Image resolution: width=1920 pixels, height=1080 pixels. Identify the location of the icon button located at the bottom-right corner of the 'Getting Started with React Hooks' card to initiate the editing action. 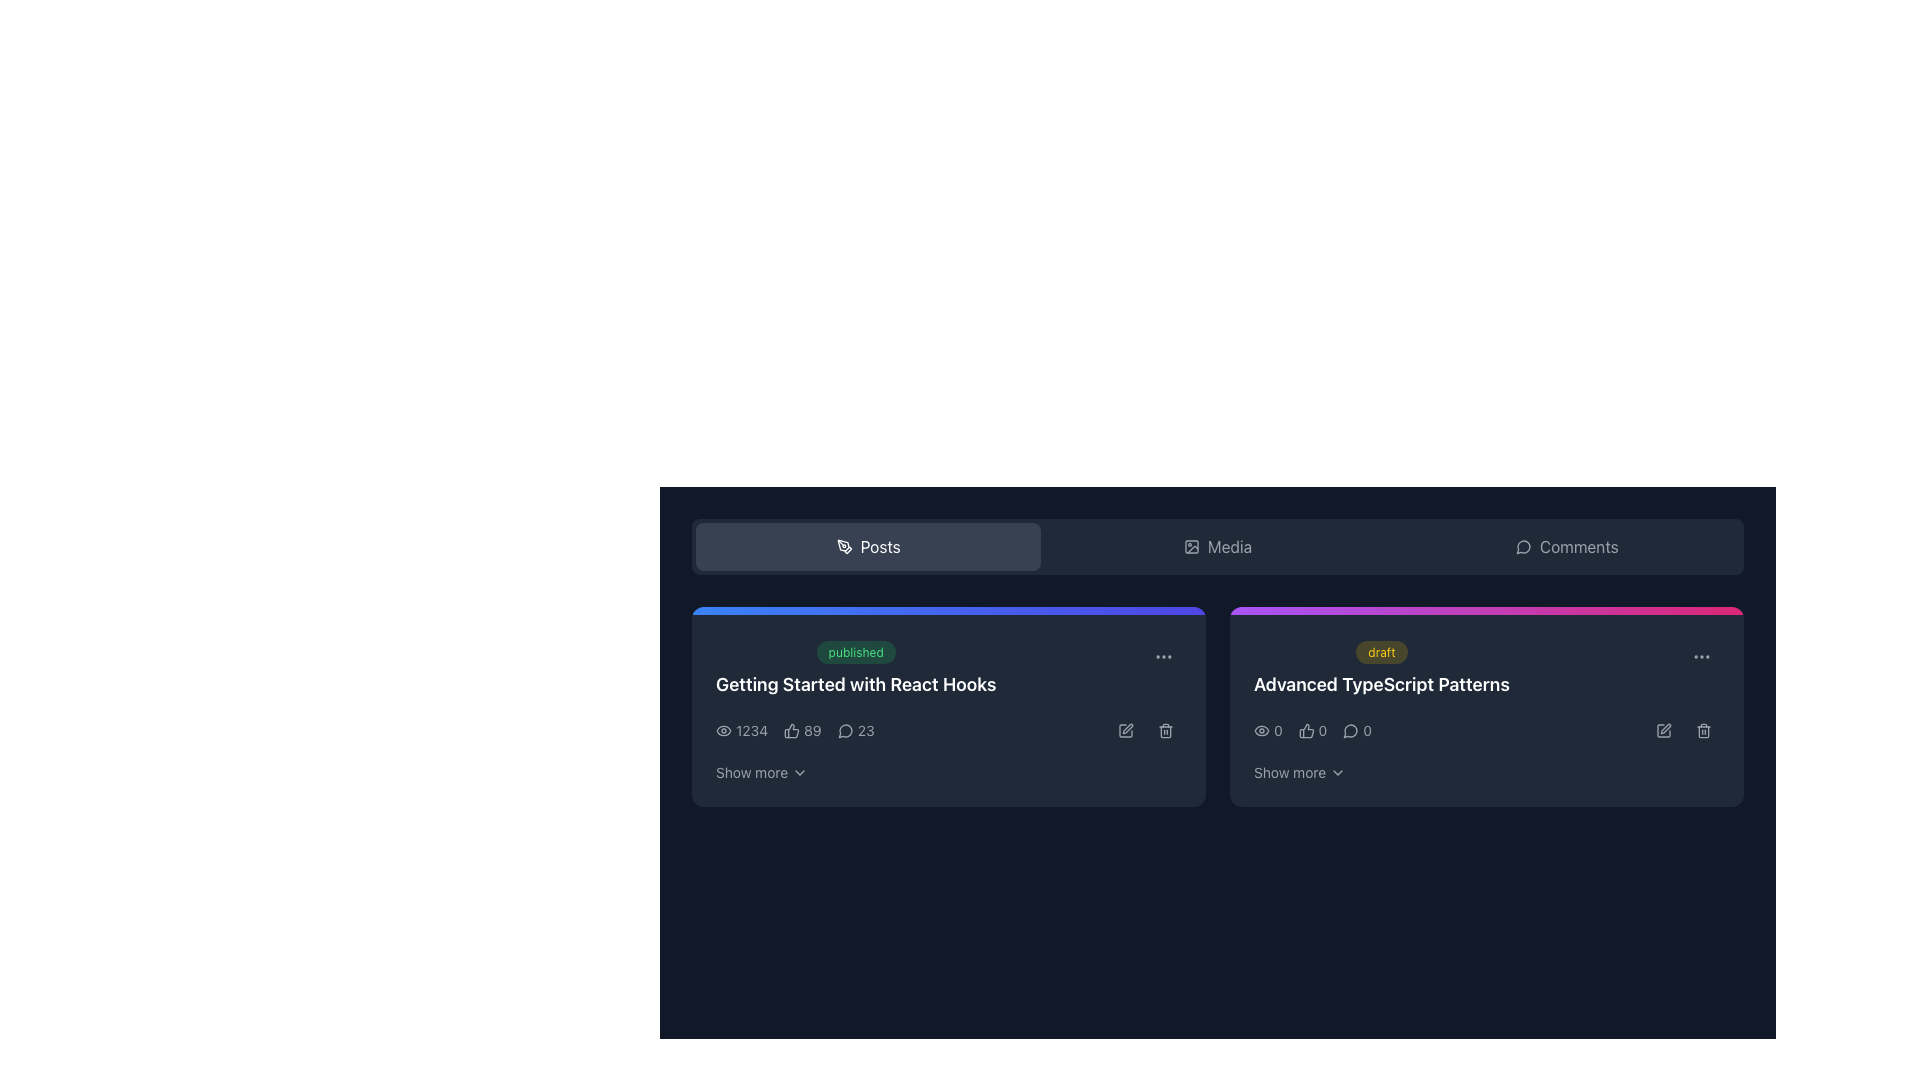
(1126, 731).